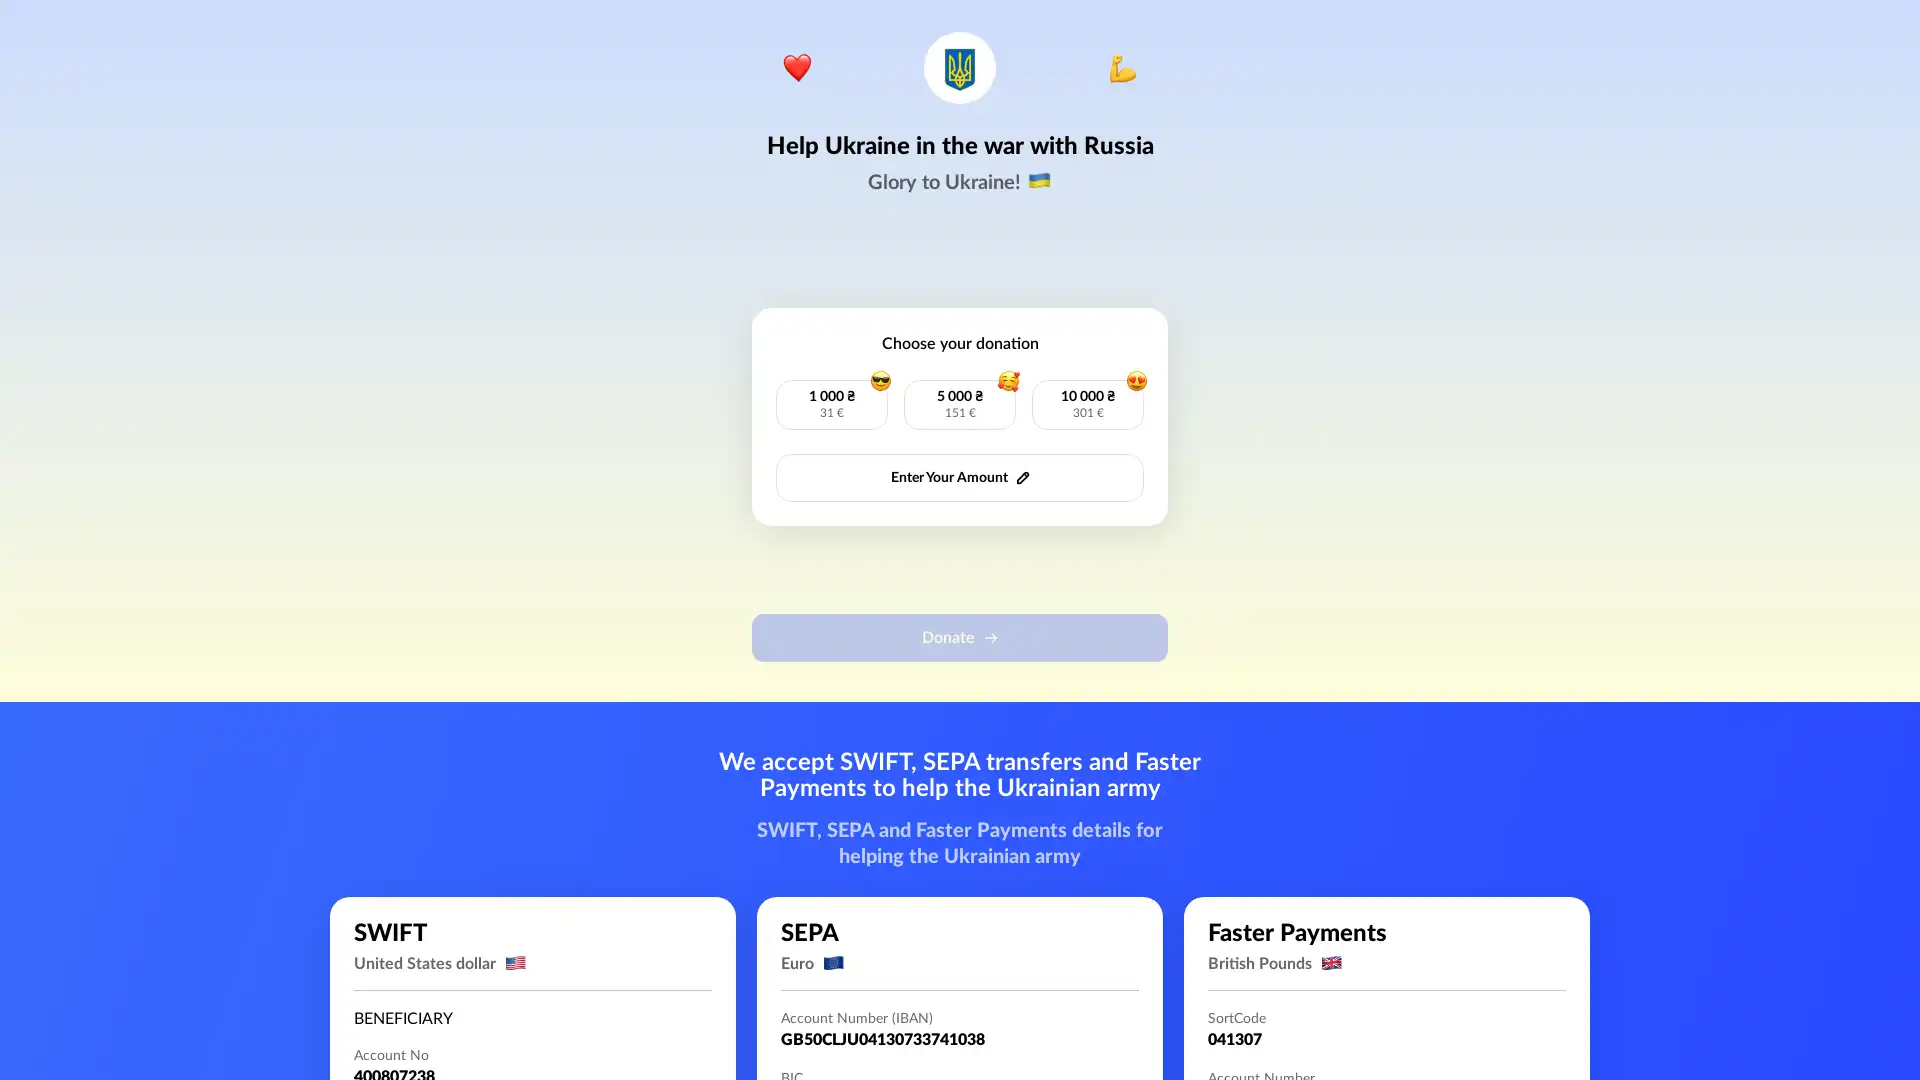 The height and width of the screenshot is (1080, 1920). What do you see at coordinates (960, 637) in the screenshot?
I see `Donate` at bounding box center [960, 637].